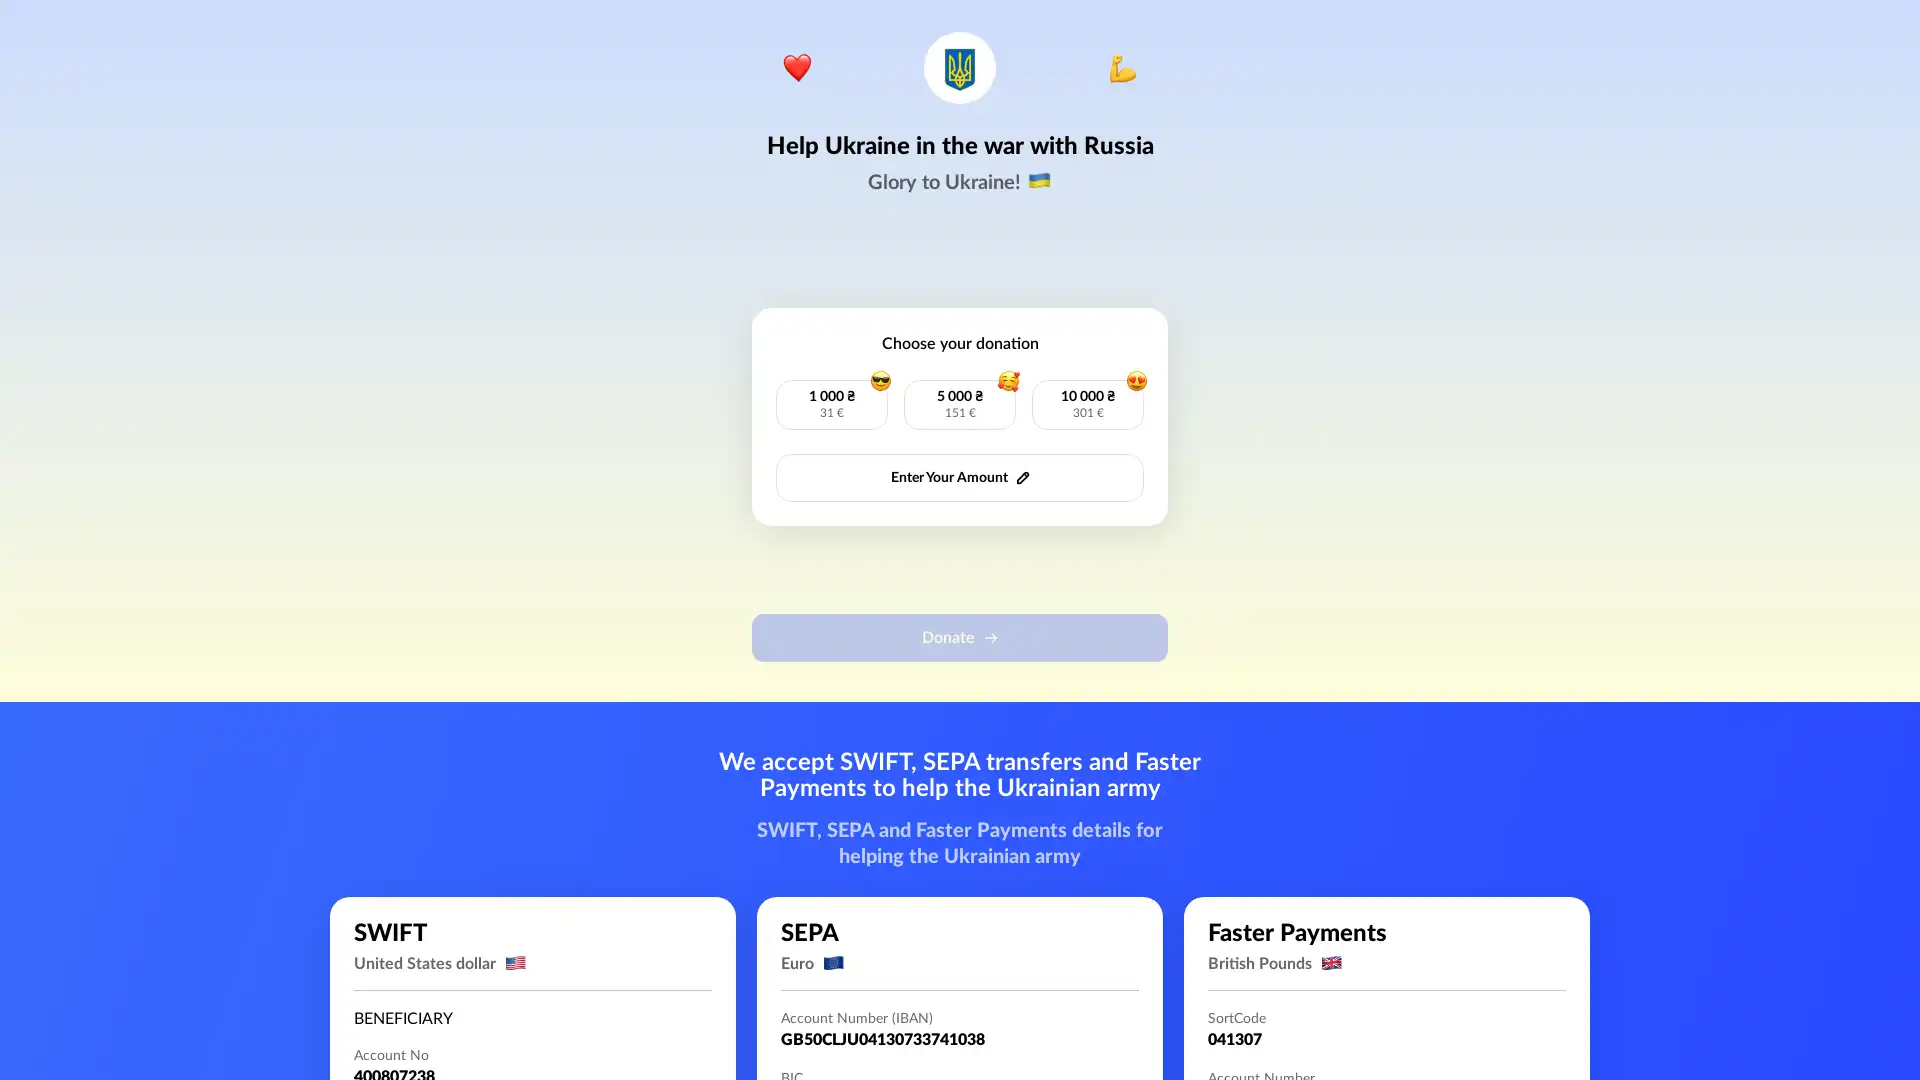 The height and width of the screenshot is (1080, 1920). What do you see at coordinates (960, 637) in the screenshot?
I see `Donate` at bounding box center [960, 637].